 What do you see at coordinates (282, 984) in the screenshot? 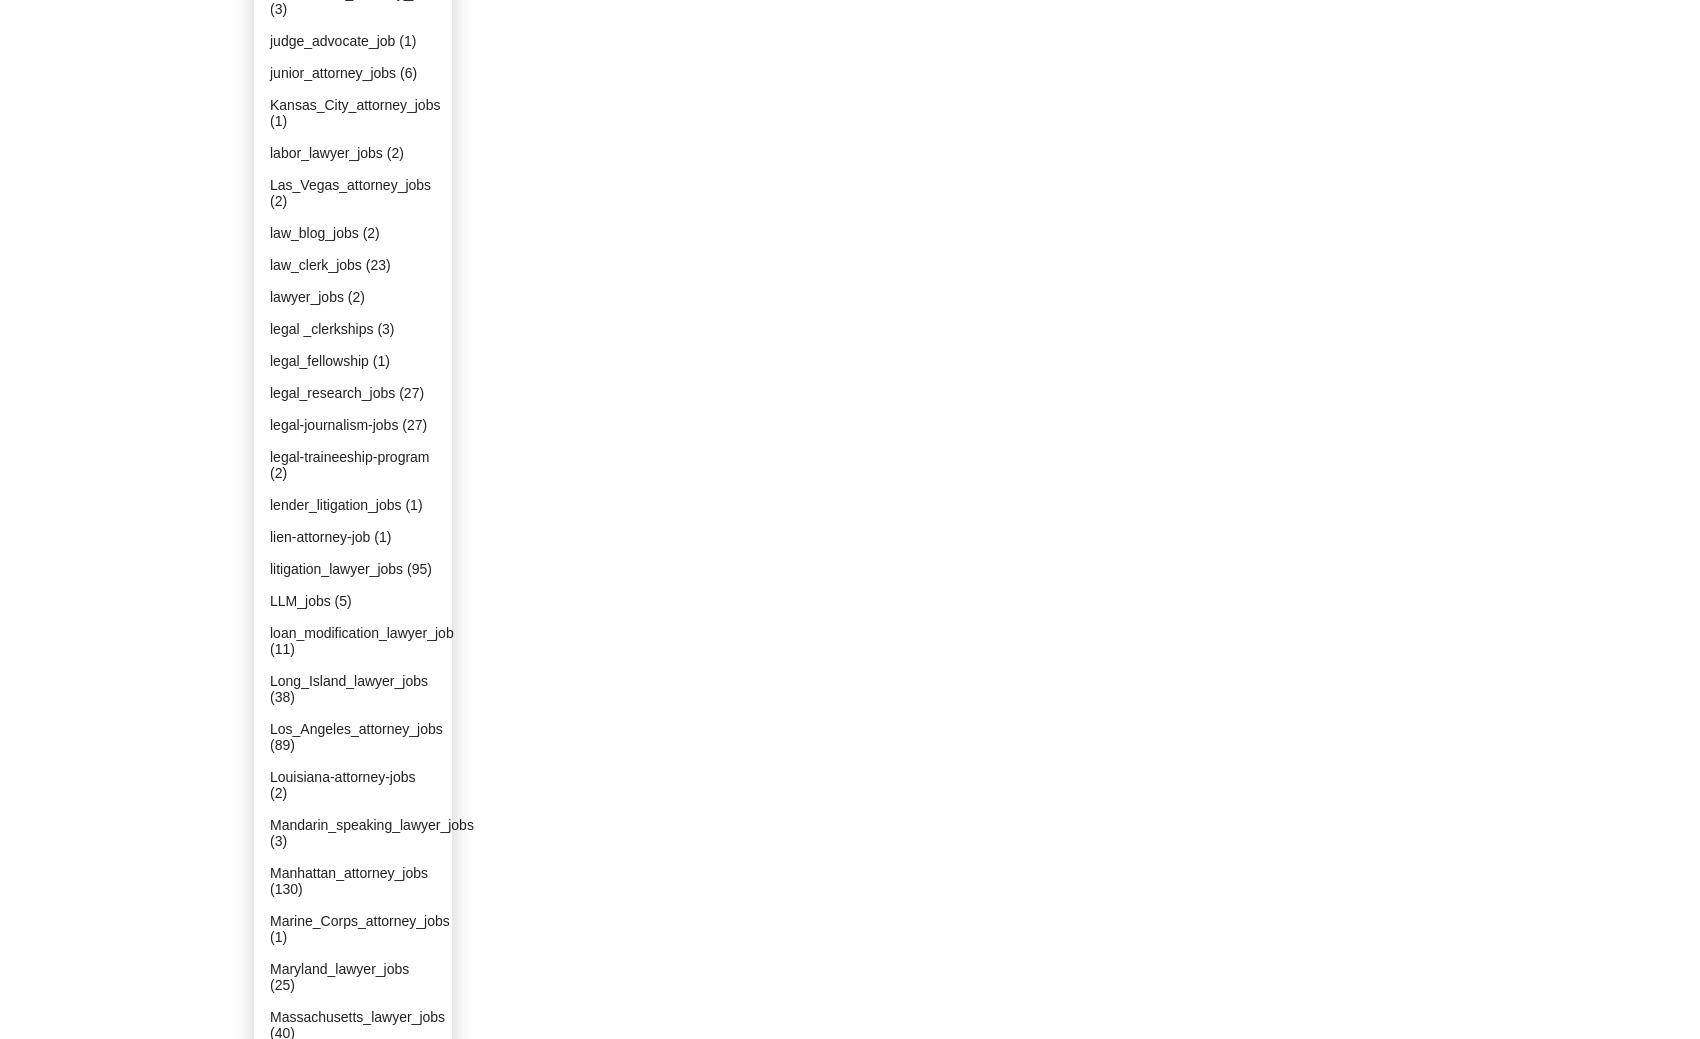
I see `'(25)'` at bounding box center [282, 984].